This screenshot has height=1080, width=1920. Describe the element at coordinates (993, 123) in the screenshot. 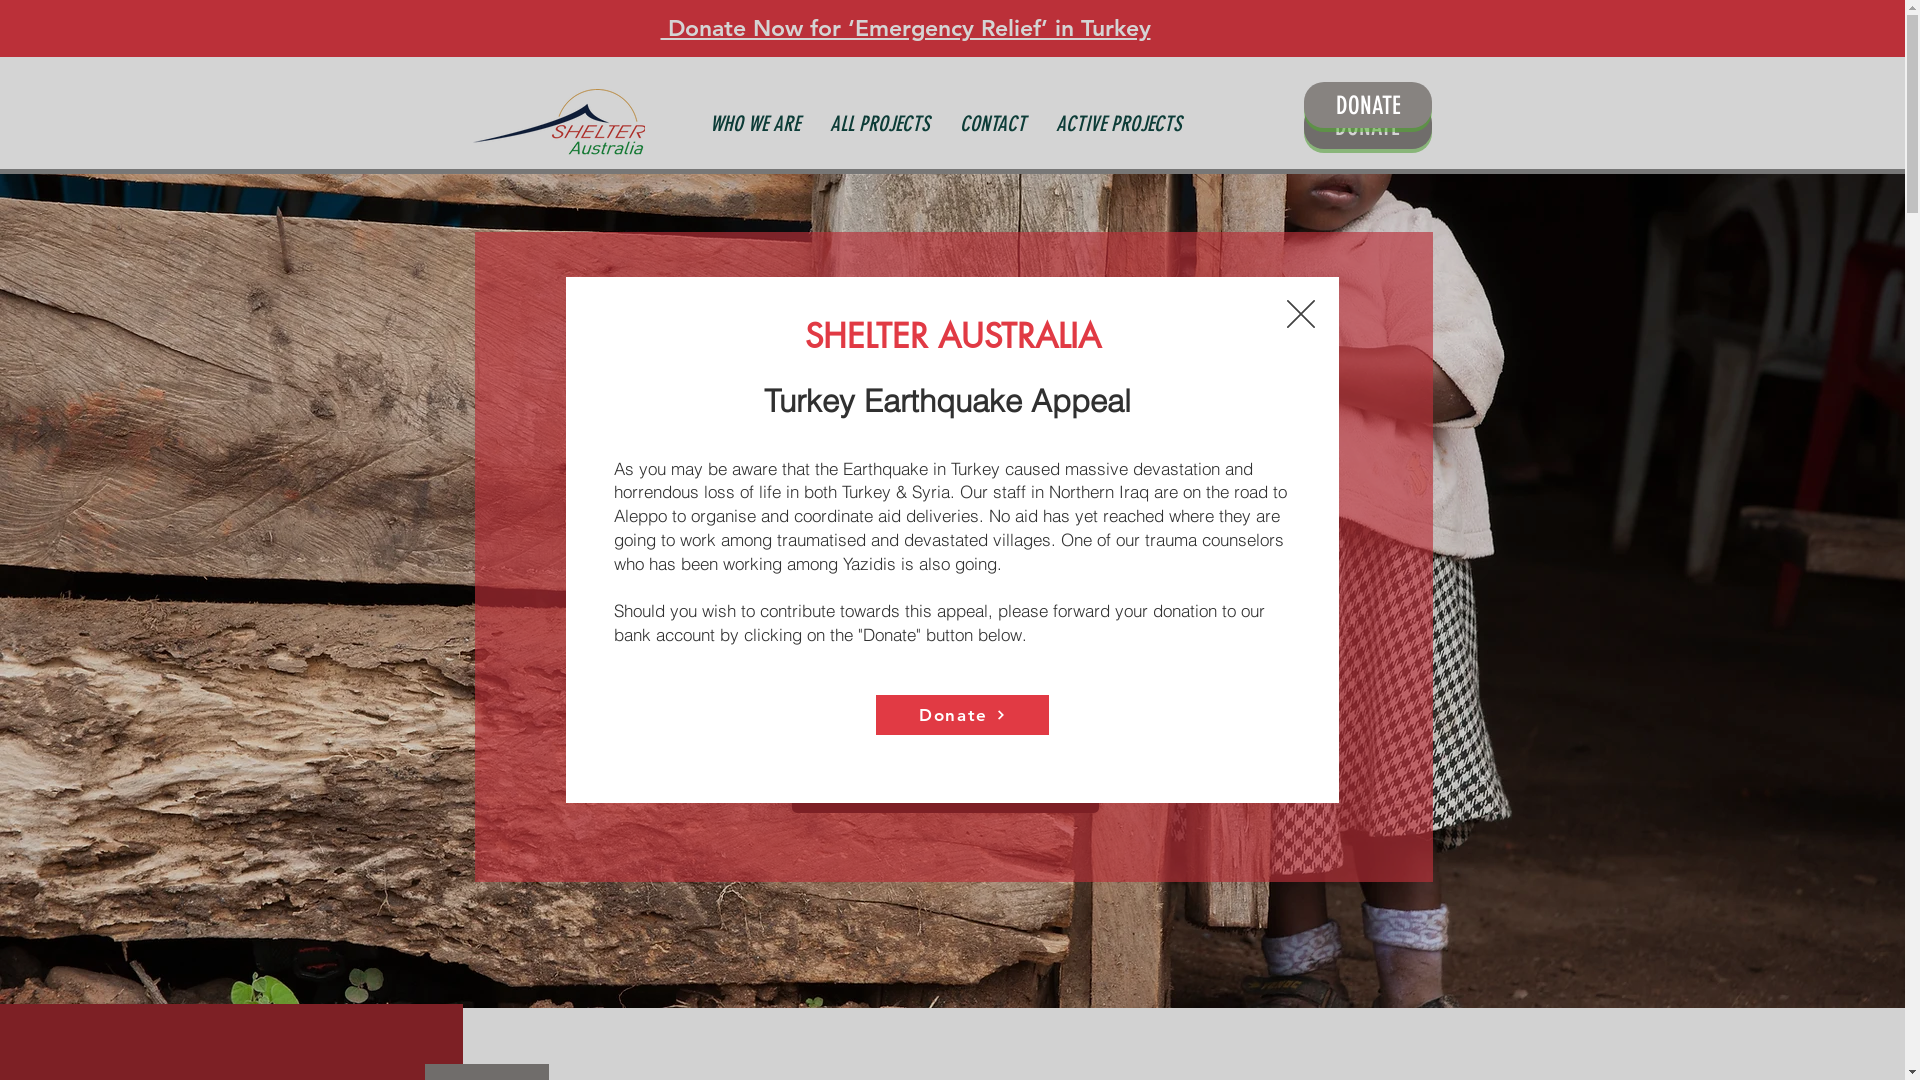

I see `'CONTACT'` at that location.